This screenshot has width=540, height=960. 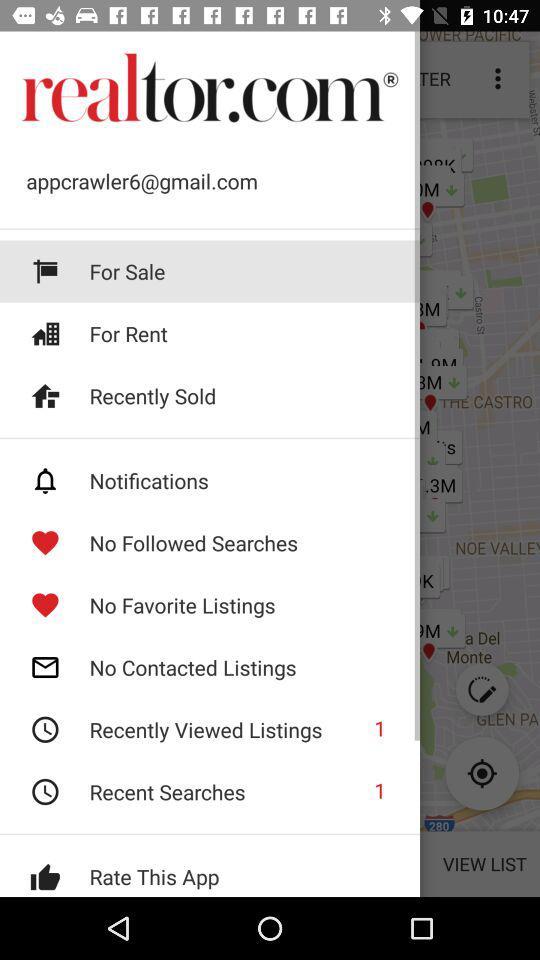 I want to click on the edit icon, so click(x=481, y=689).